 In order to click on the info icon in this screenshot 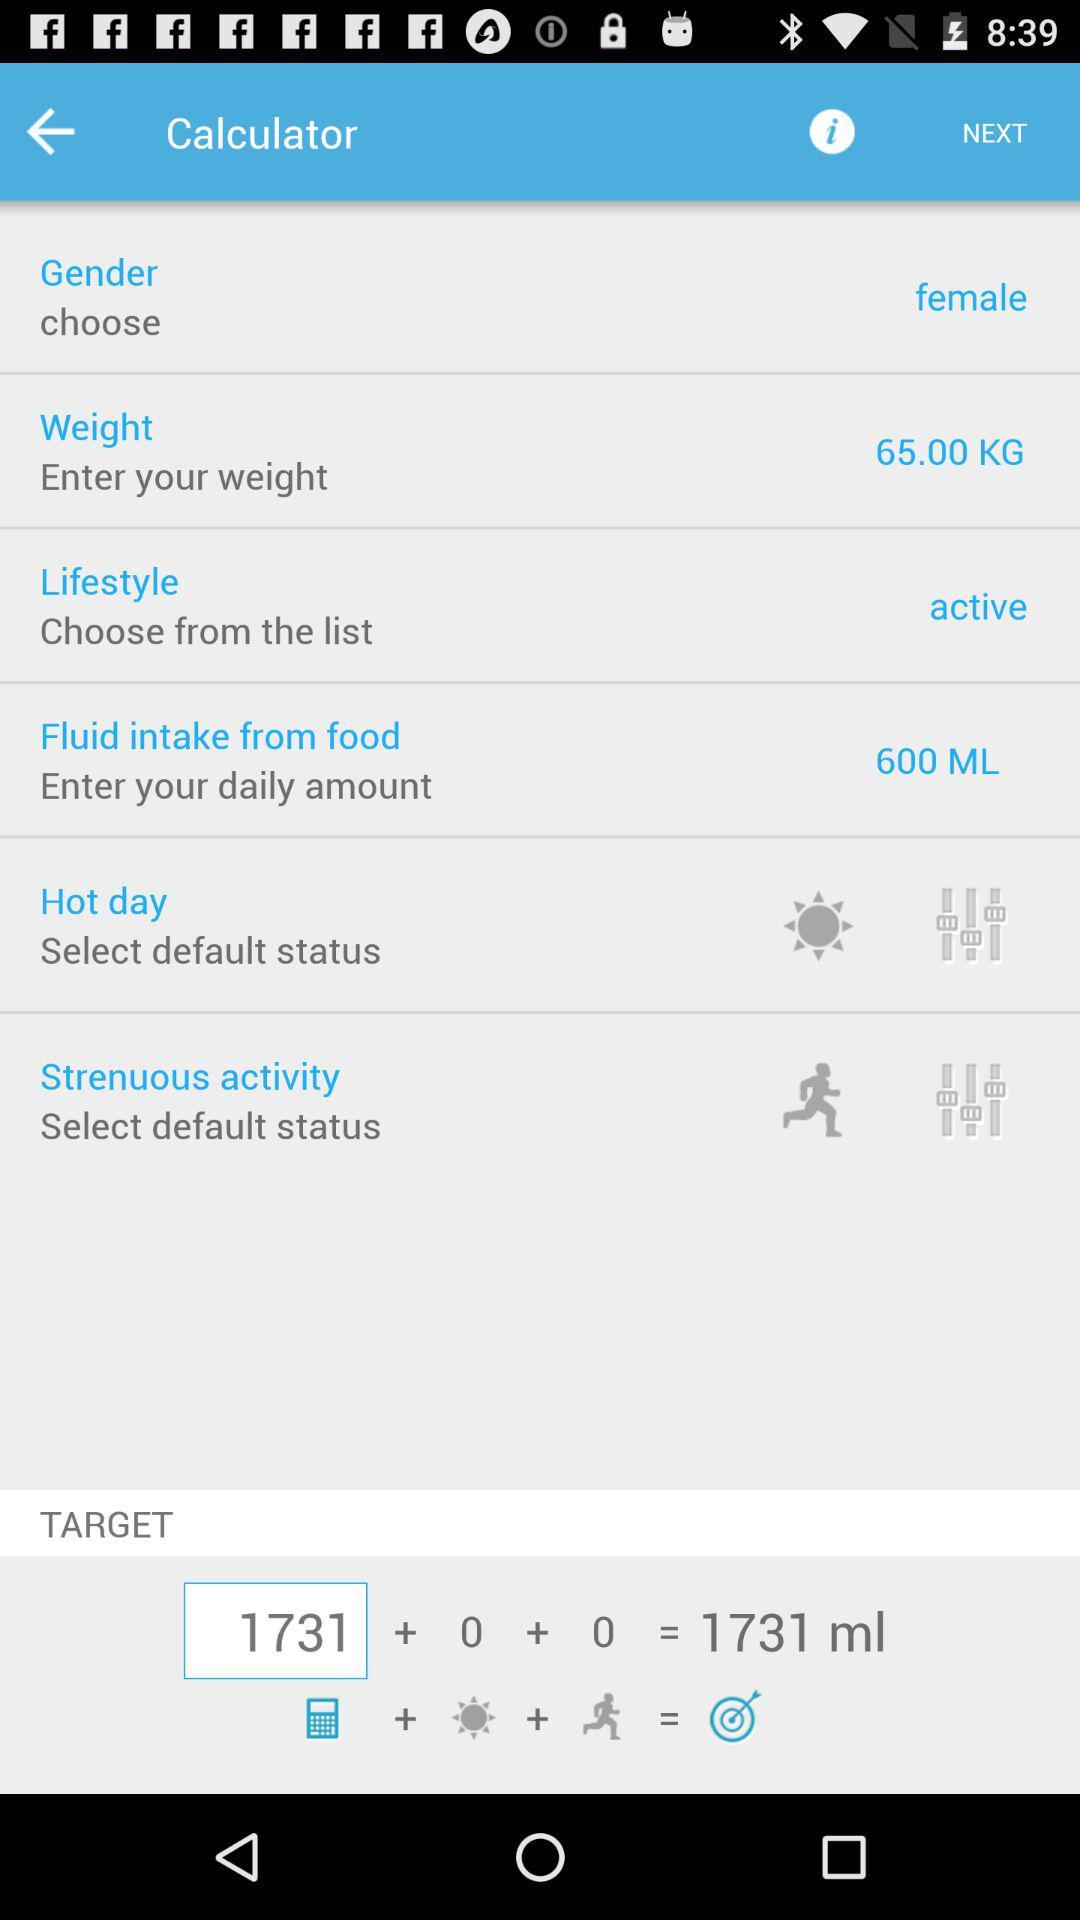, I will do `click(832, 140)`.